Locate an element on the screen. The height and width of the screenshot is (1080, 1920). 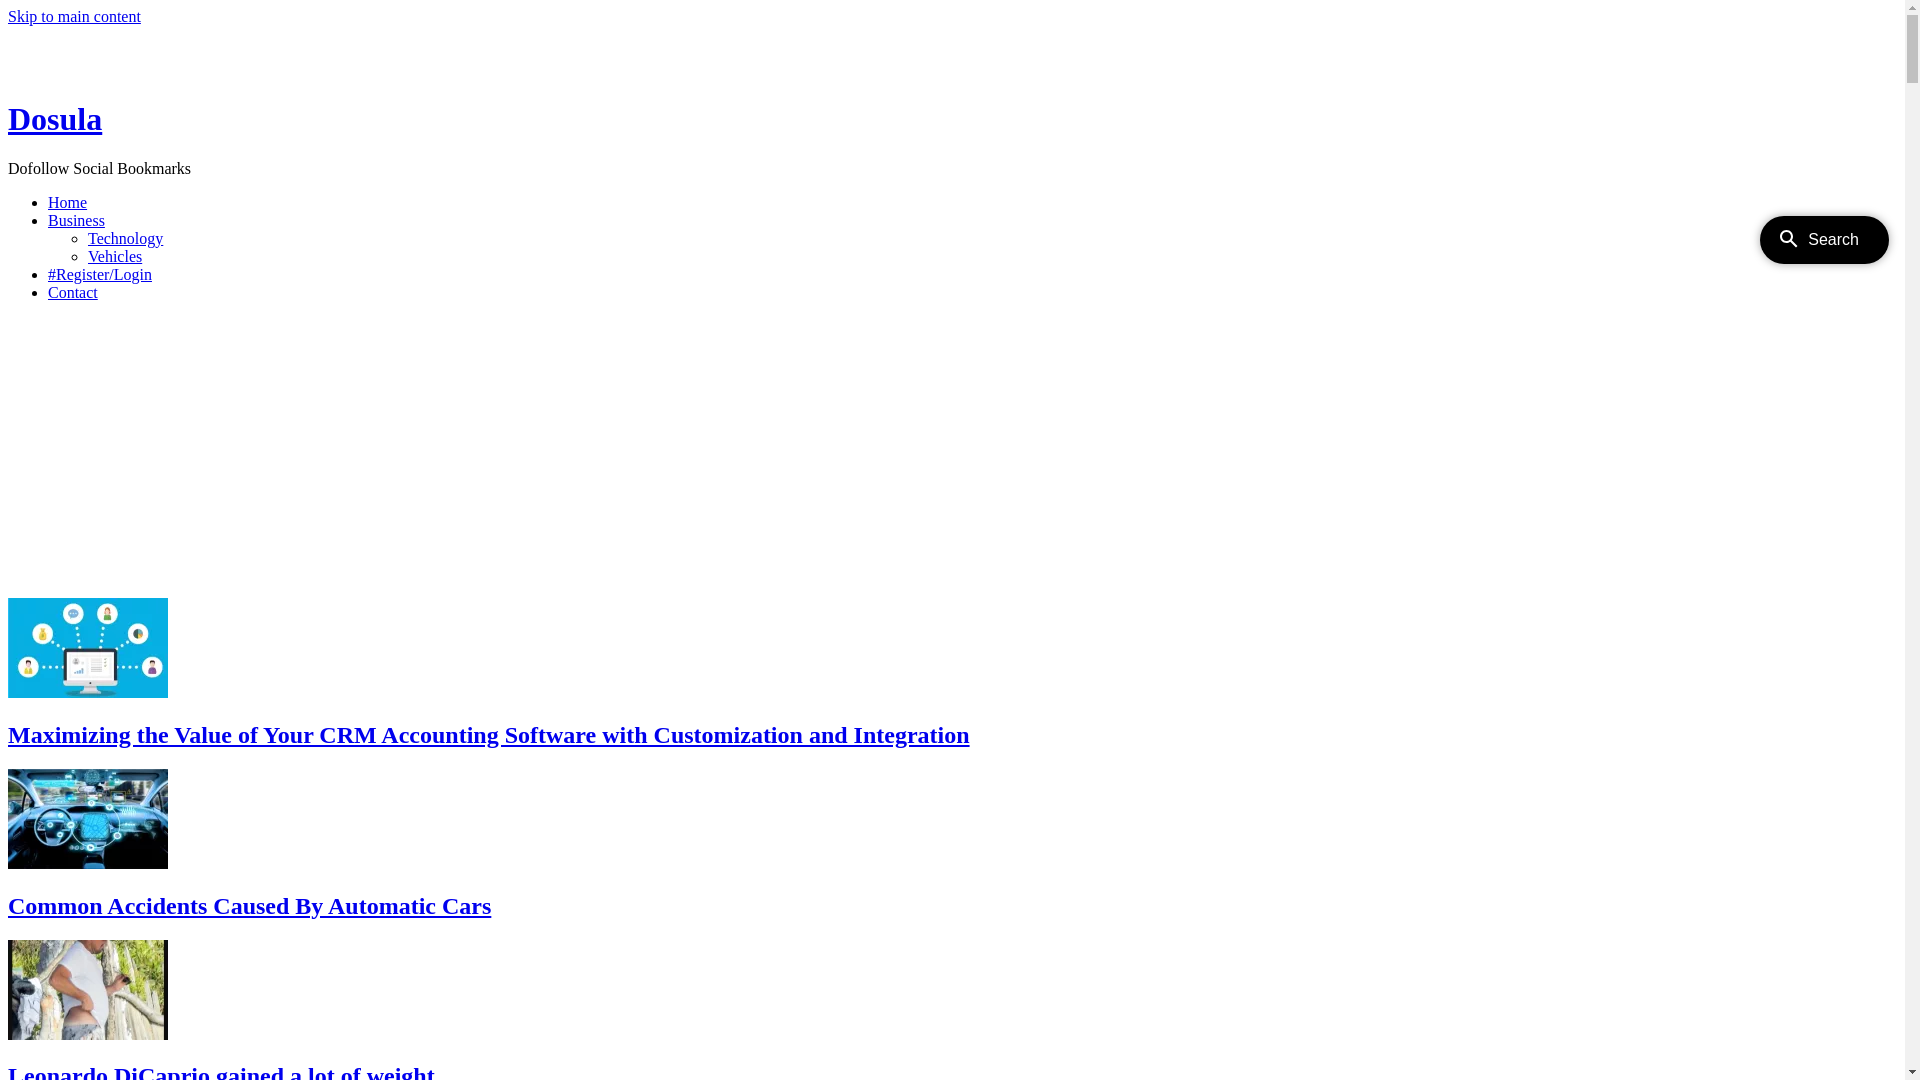
'Skip to main content' is located at coordinates (74, 16).